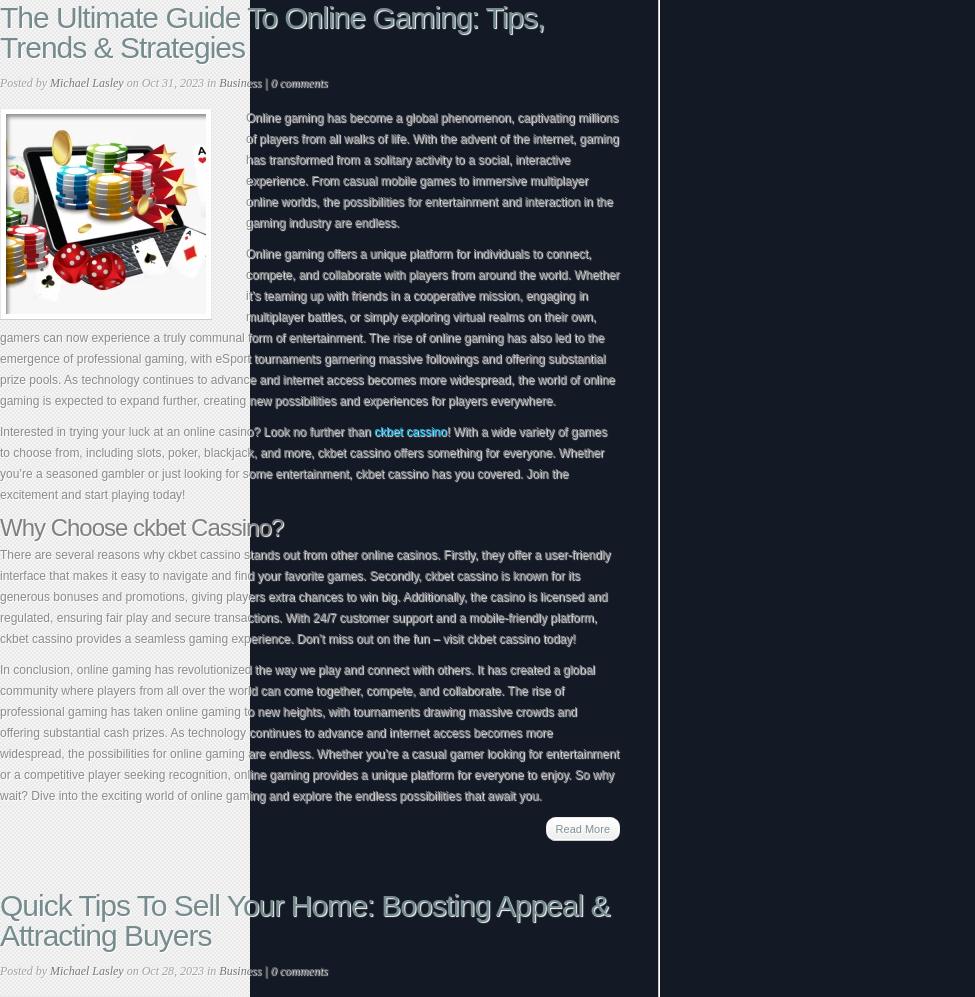  Describe the element at coordinates (170, 81) in the screenshot. I see `'on Oct 31, 2023 in'` at that location.